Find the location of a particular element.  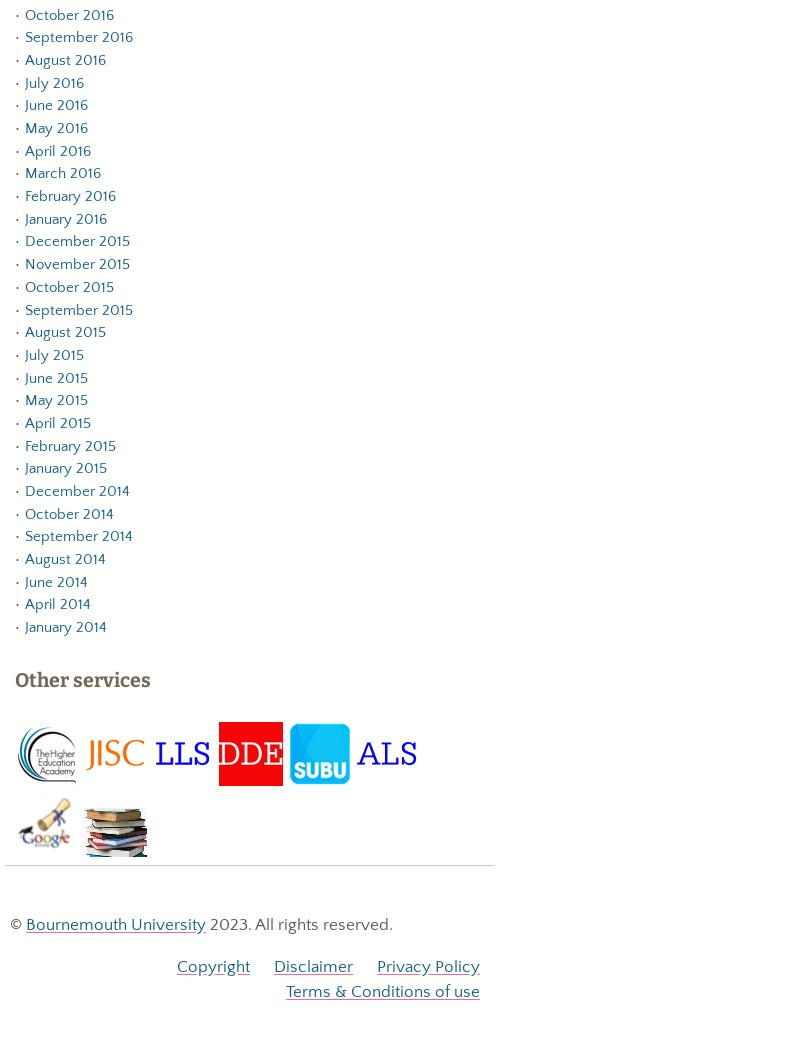

'September 2015' is located at coordinates (77, 309).